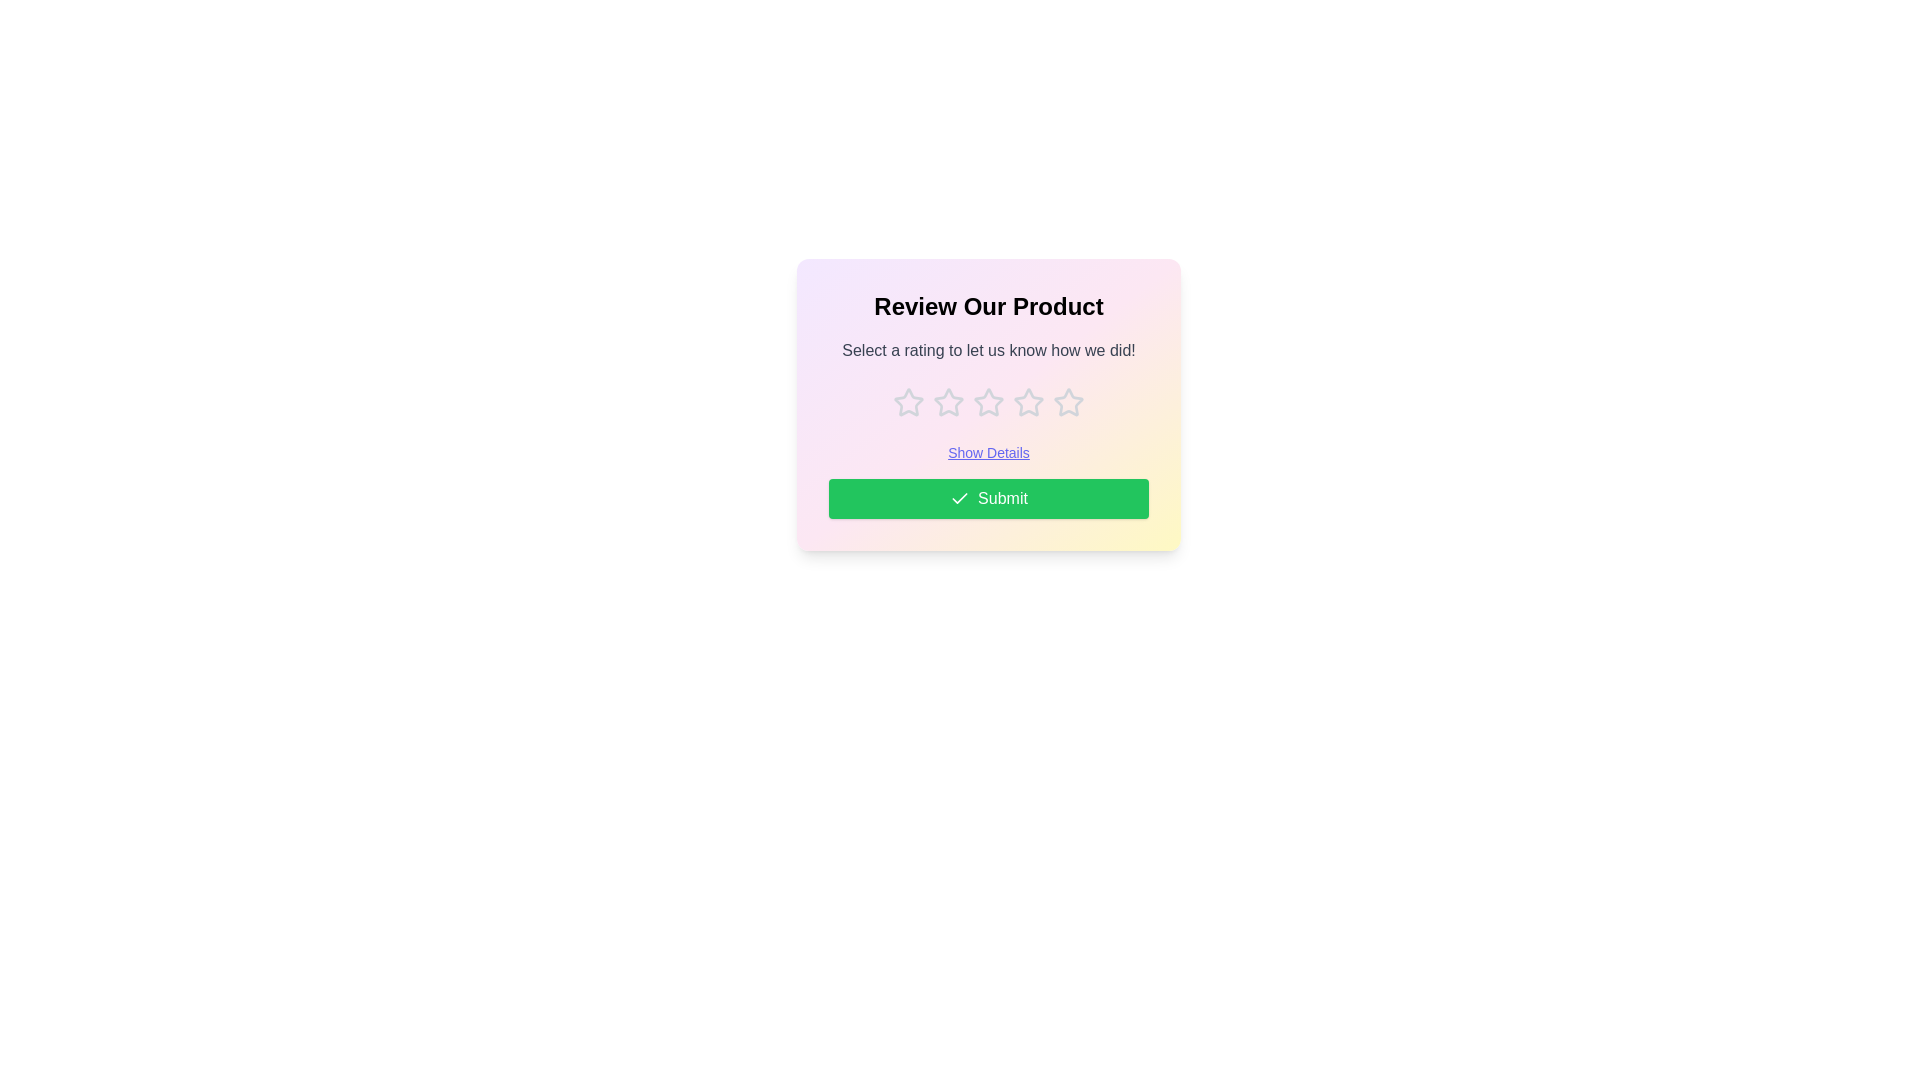  Describe the element at coordinates (907, 402) in the screenshot. I see `the rating to 1 stars by clicking on the corresponding star` at that location.